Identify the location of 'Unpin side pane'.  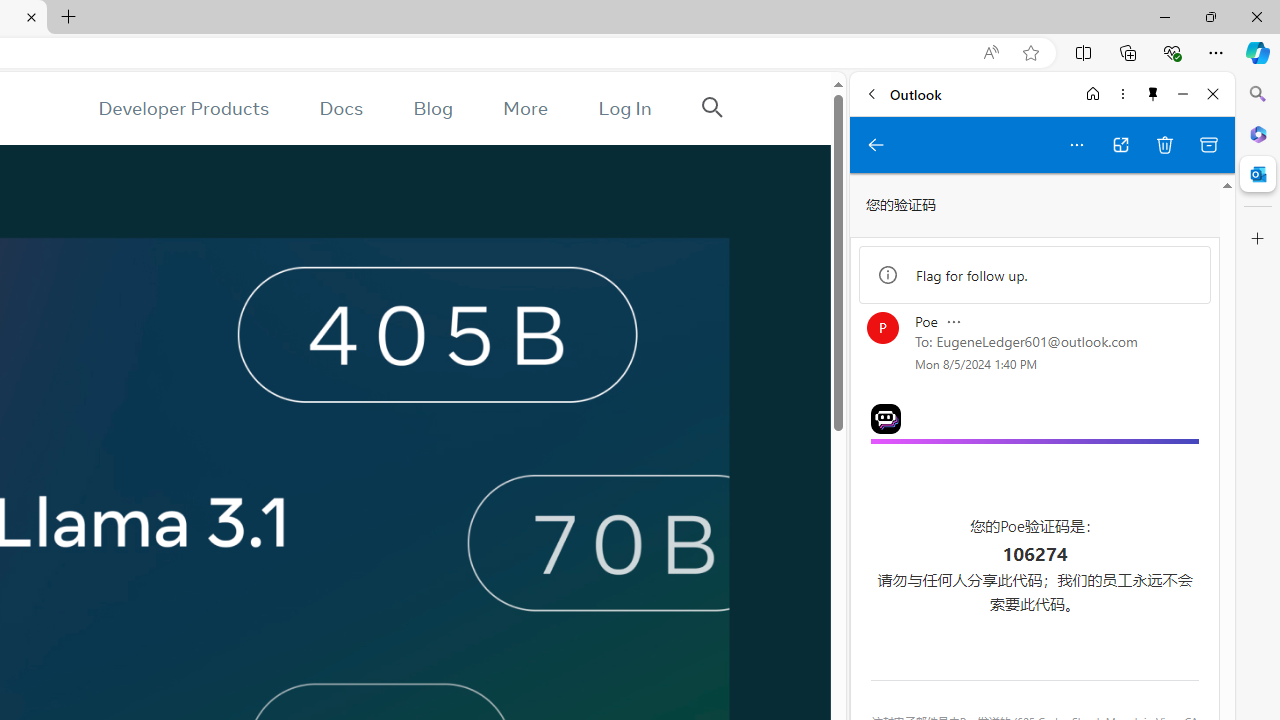
(1153, 93).